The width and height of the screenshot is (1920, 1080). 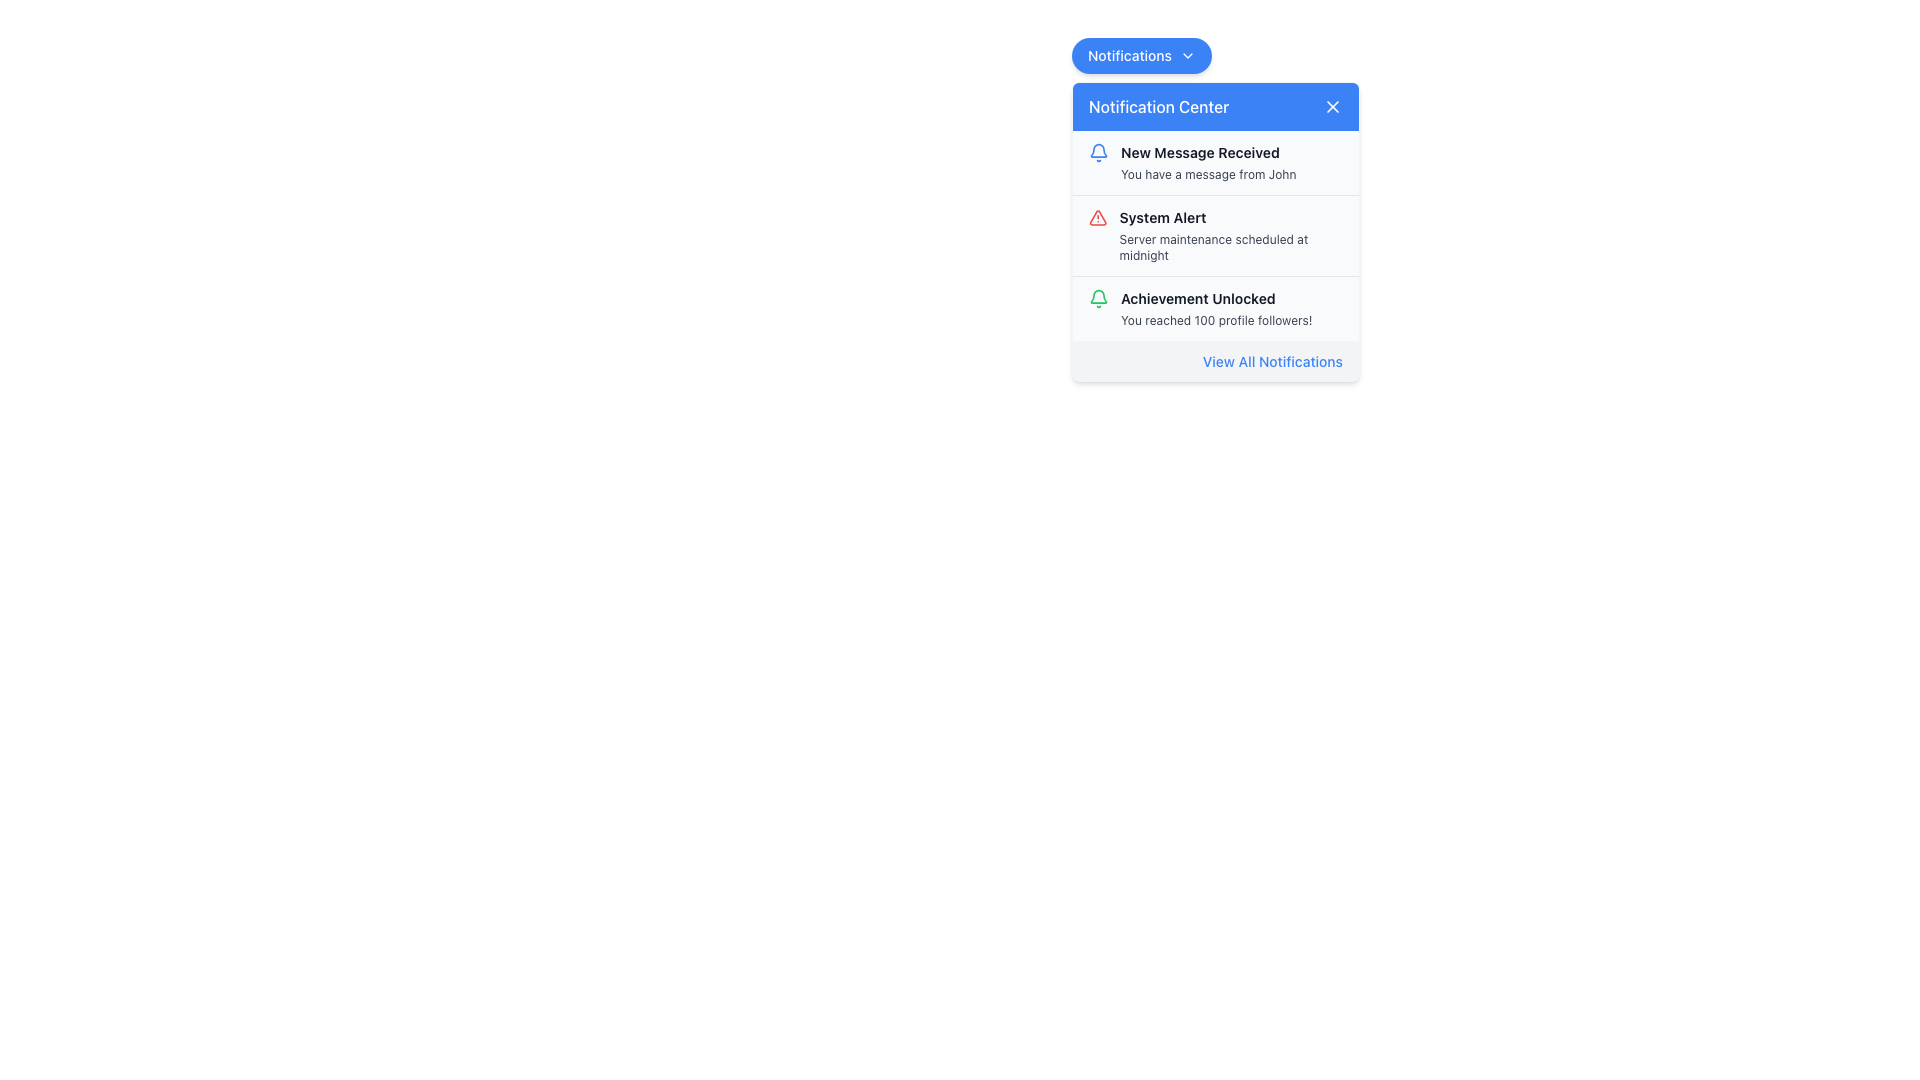 I want to click on text 'Notification Center' from the header bar with a blue background and a small 'X' button on the right side, so click(x=1214, y=107).